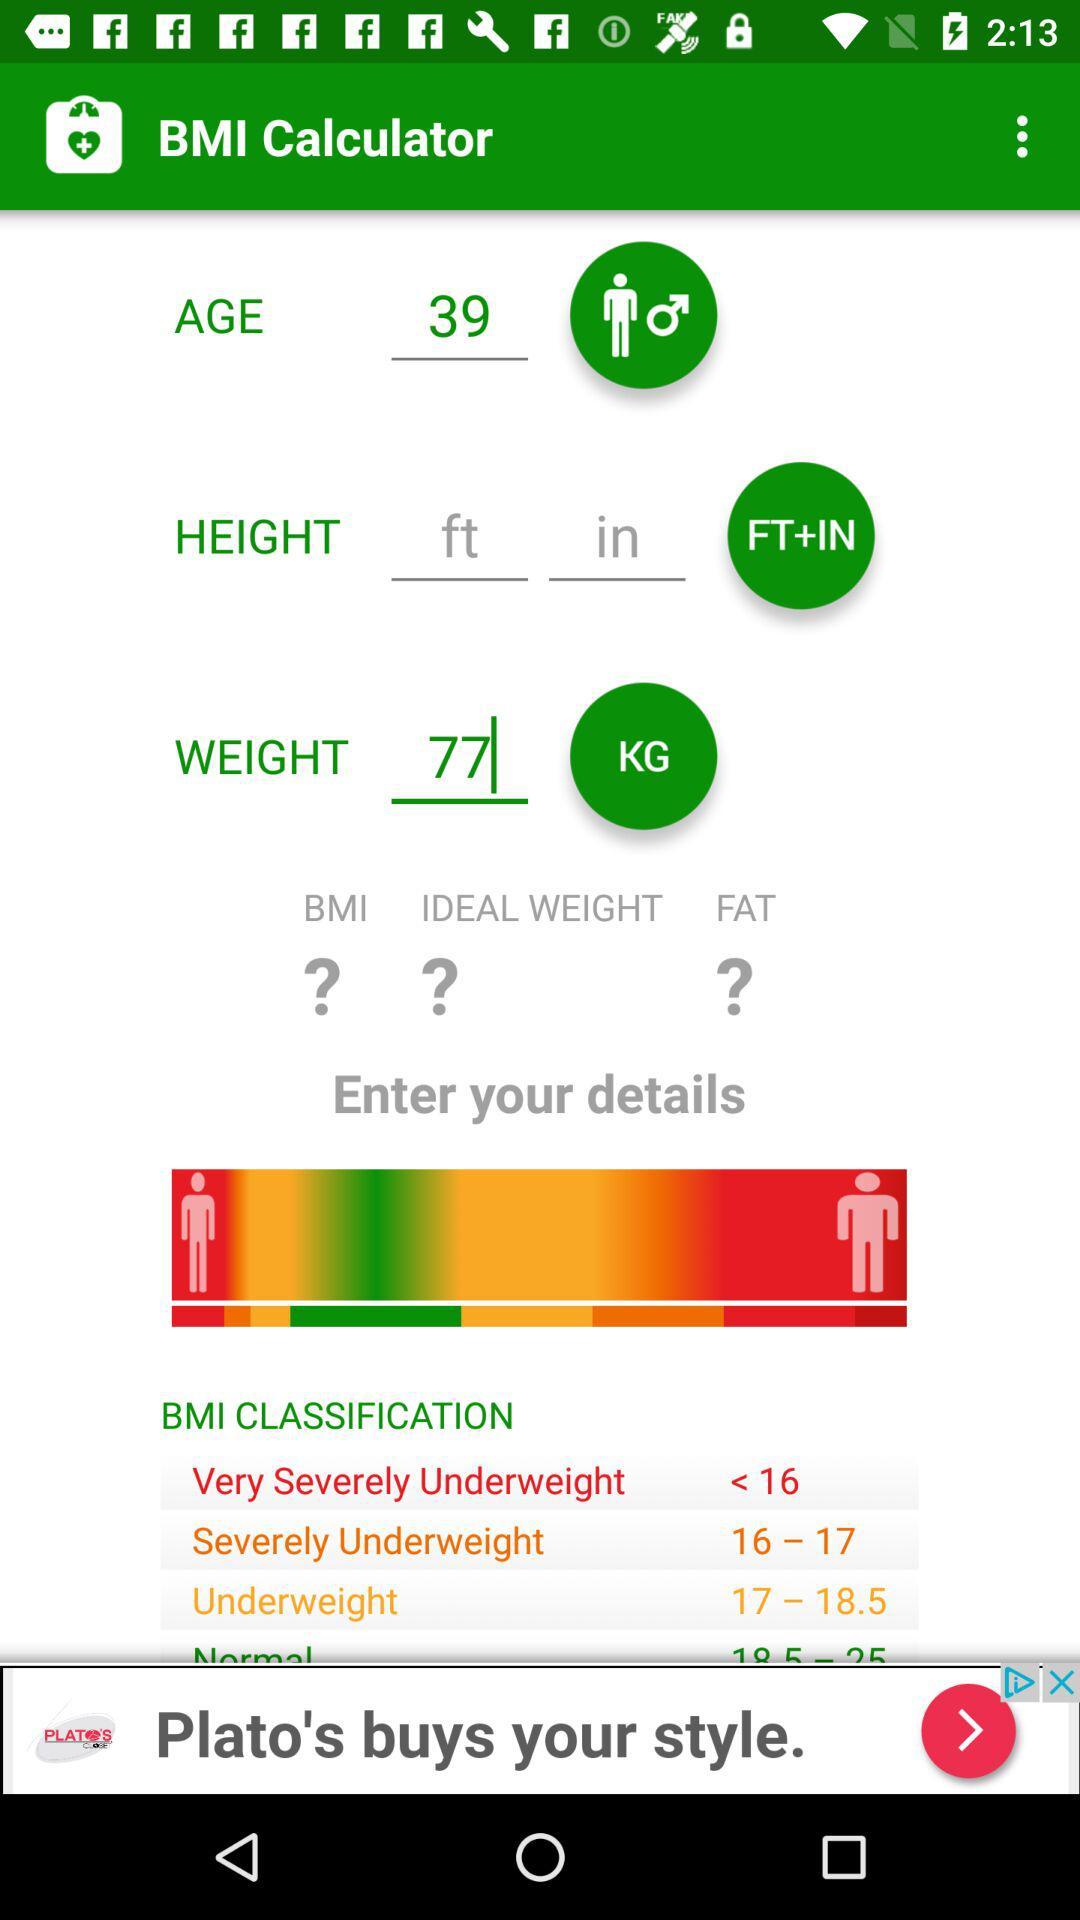 The height and width of the screenshot is (1920, 1080). Describe the element at coordinates (643, 754) in the screenshot. I see `the av_rewind icon` at that location.